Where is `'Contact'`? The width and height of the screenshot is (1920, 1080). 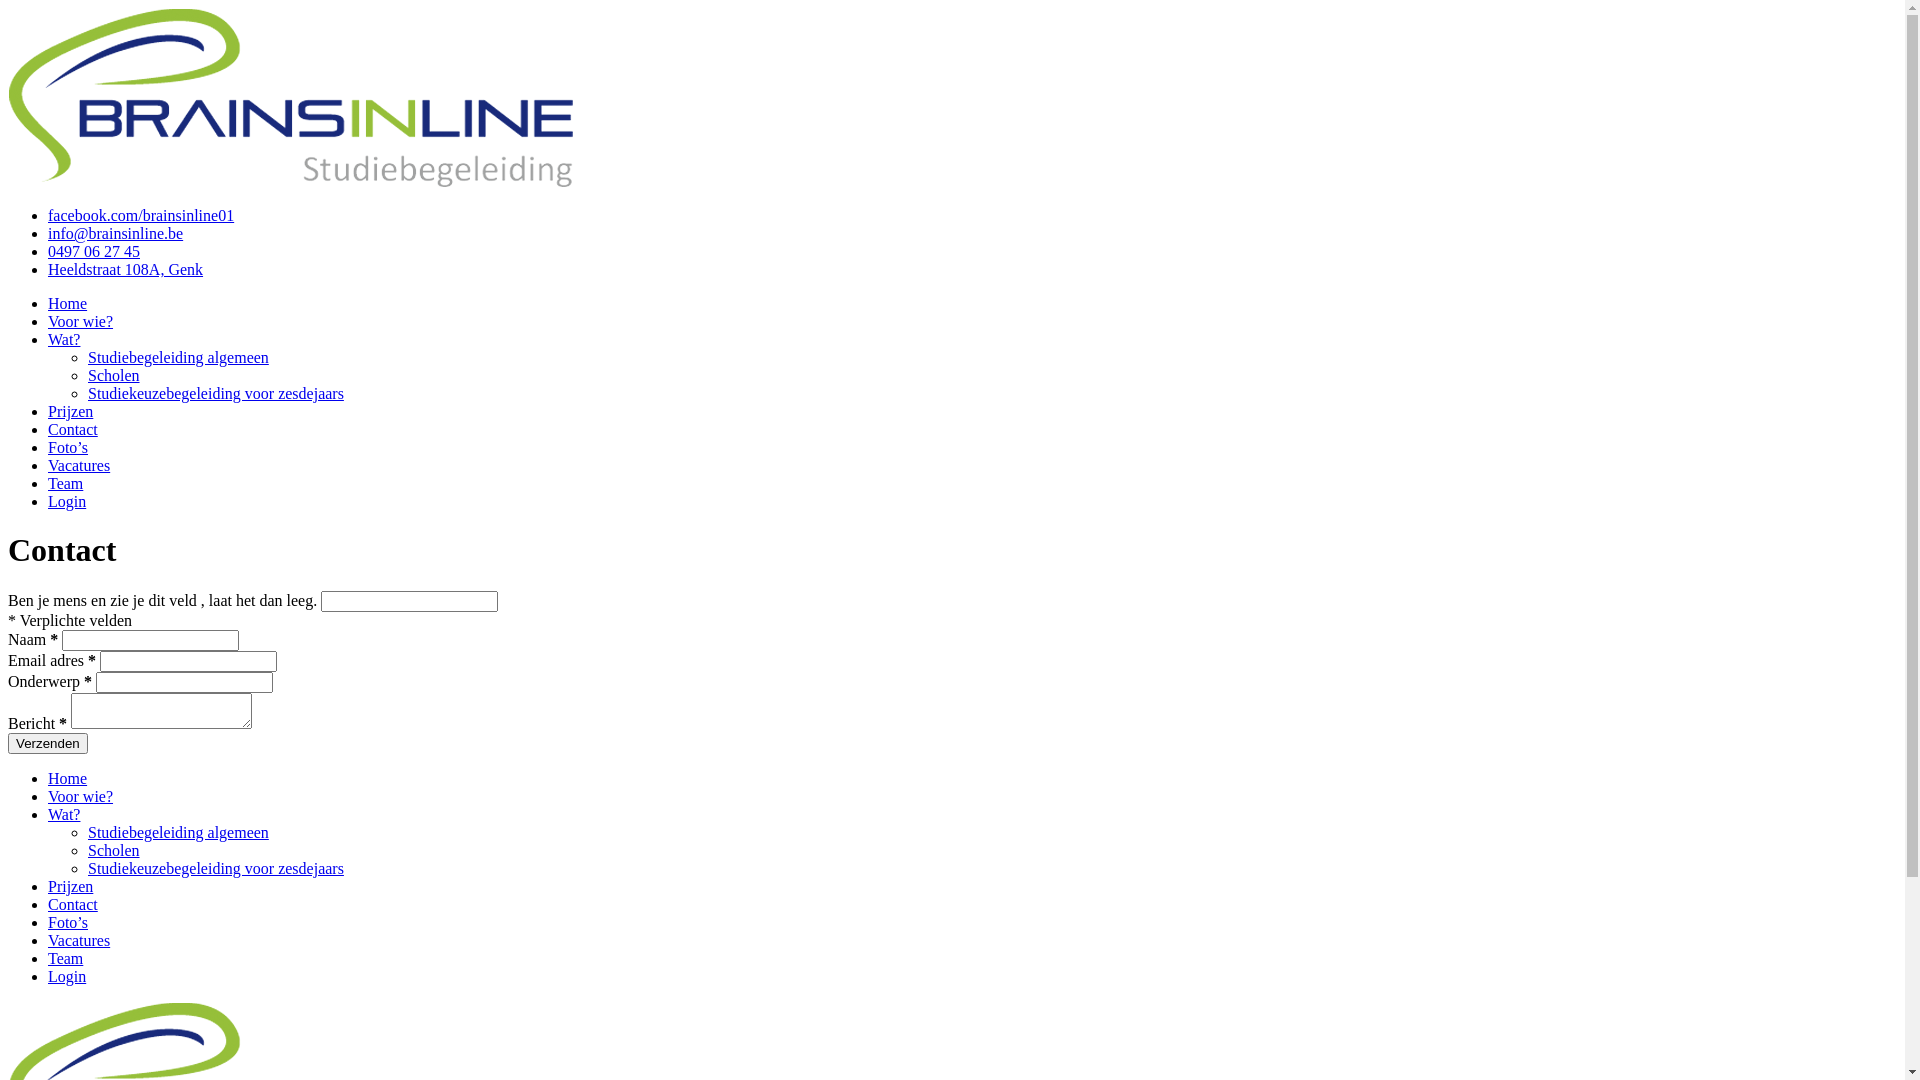
'Contact' is located at coordinates (72, 904).